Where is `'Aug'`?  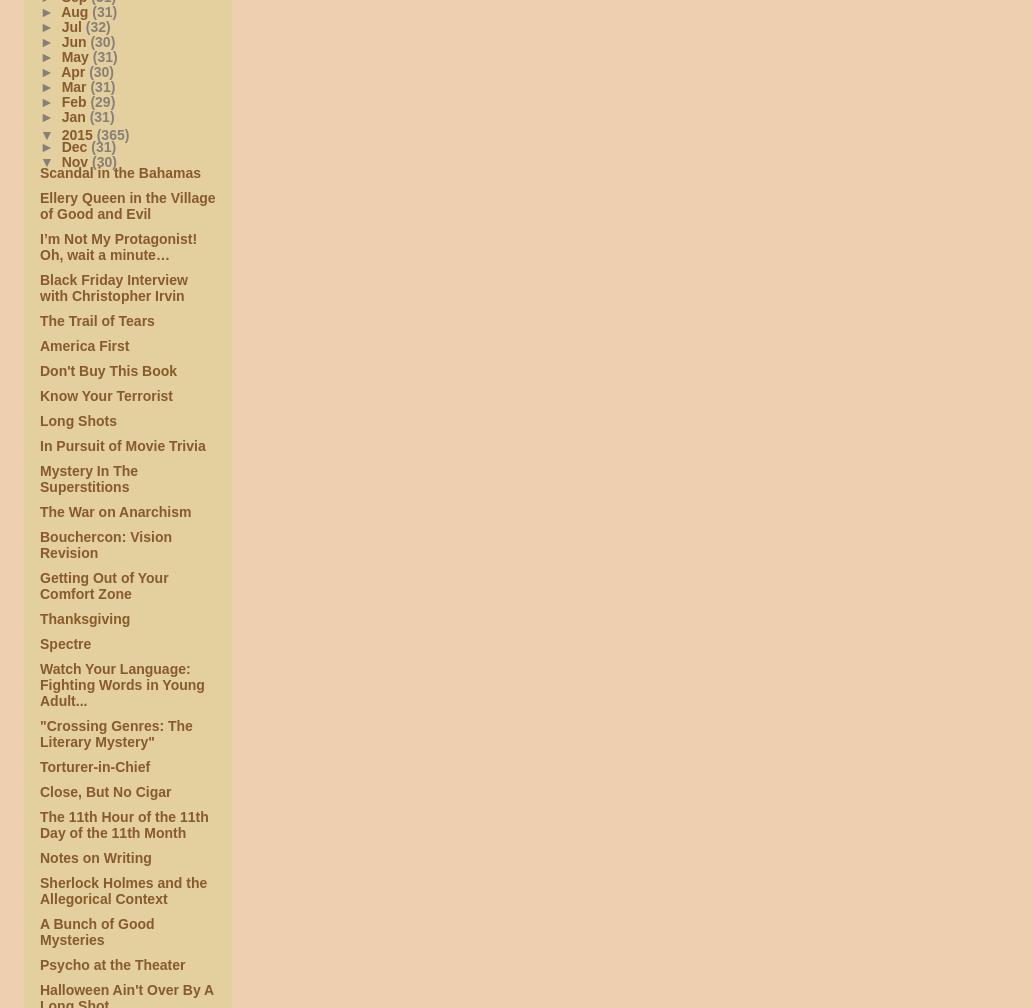 'Aug' is located at coordinates (76, 10).